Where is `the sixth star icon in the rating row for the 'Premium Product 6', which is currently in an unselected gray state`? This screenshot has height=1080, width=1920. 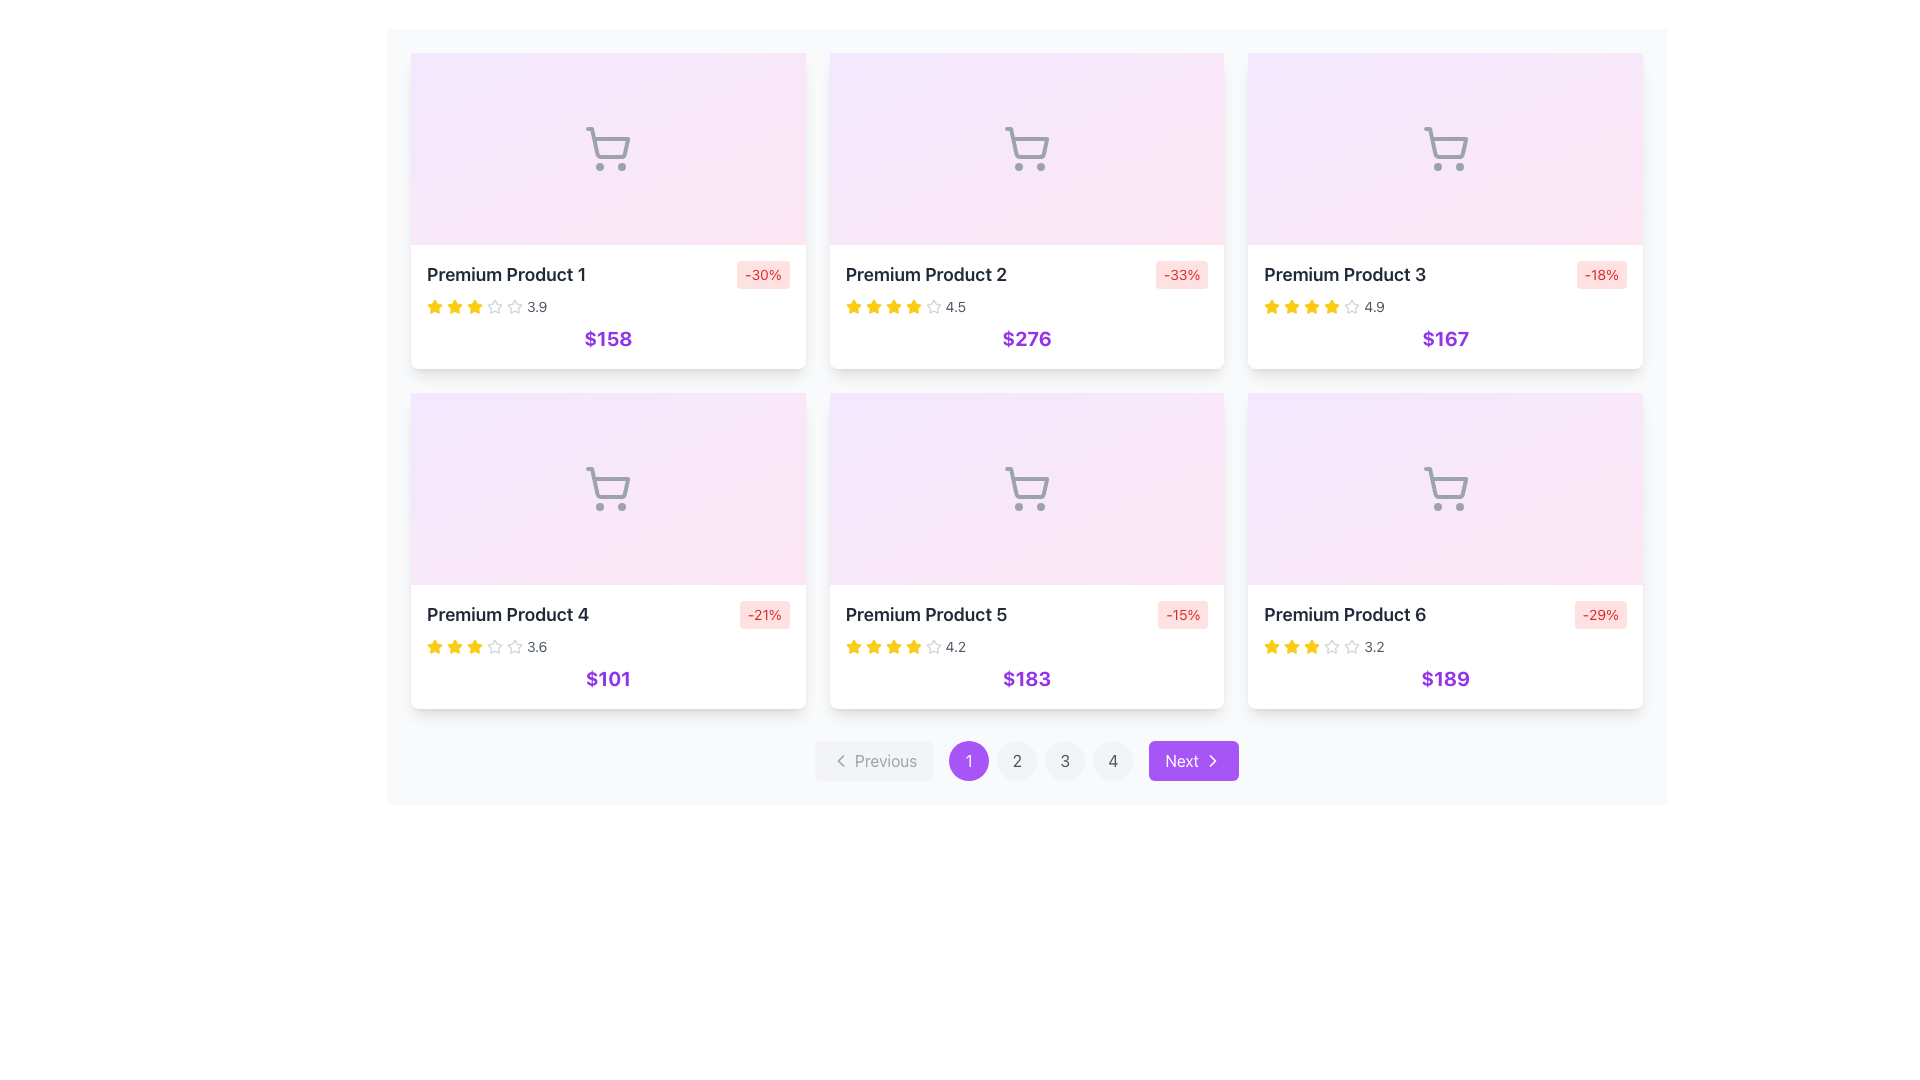
the sixth star icon in the rating row for the 'Premium Product 6', which is currently in an unselected gray state is located at coordinates (1332, 647).